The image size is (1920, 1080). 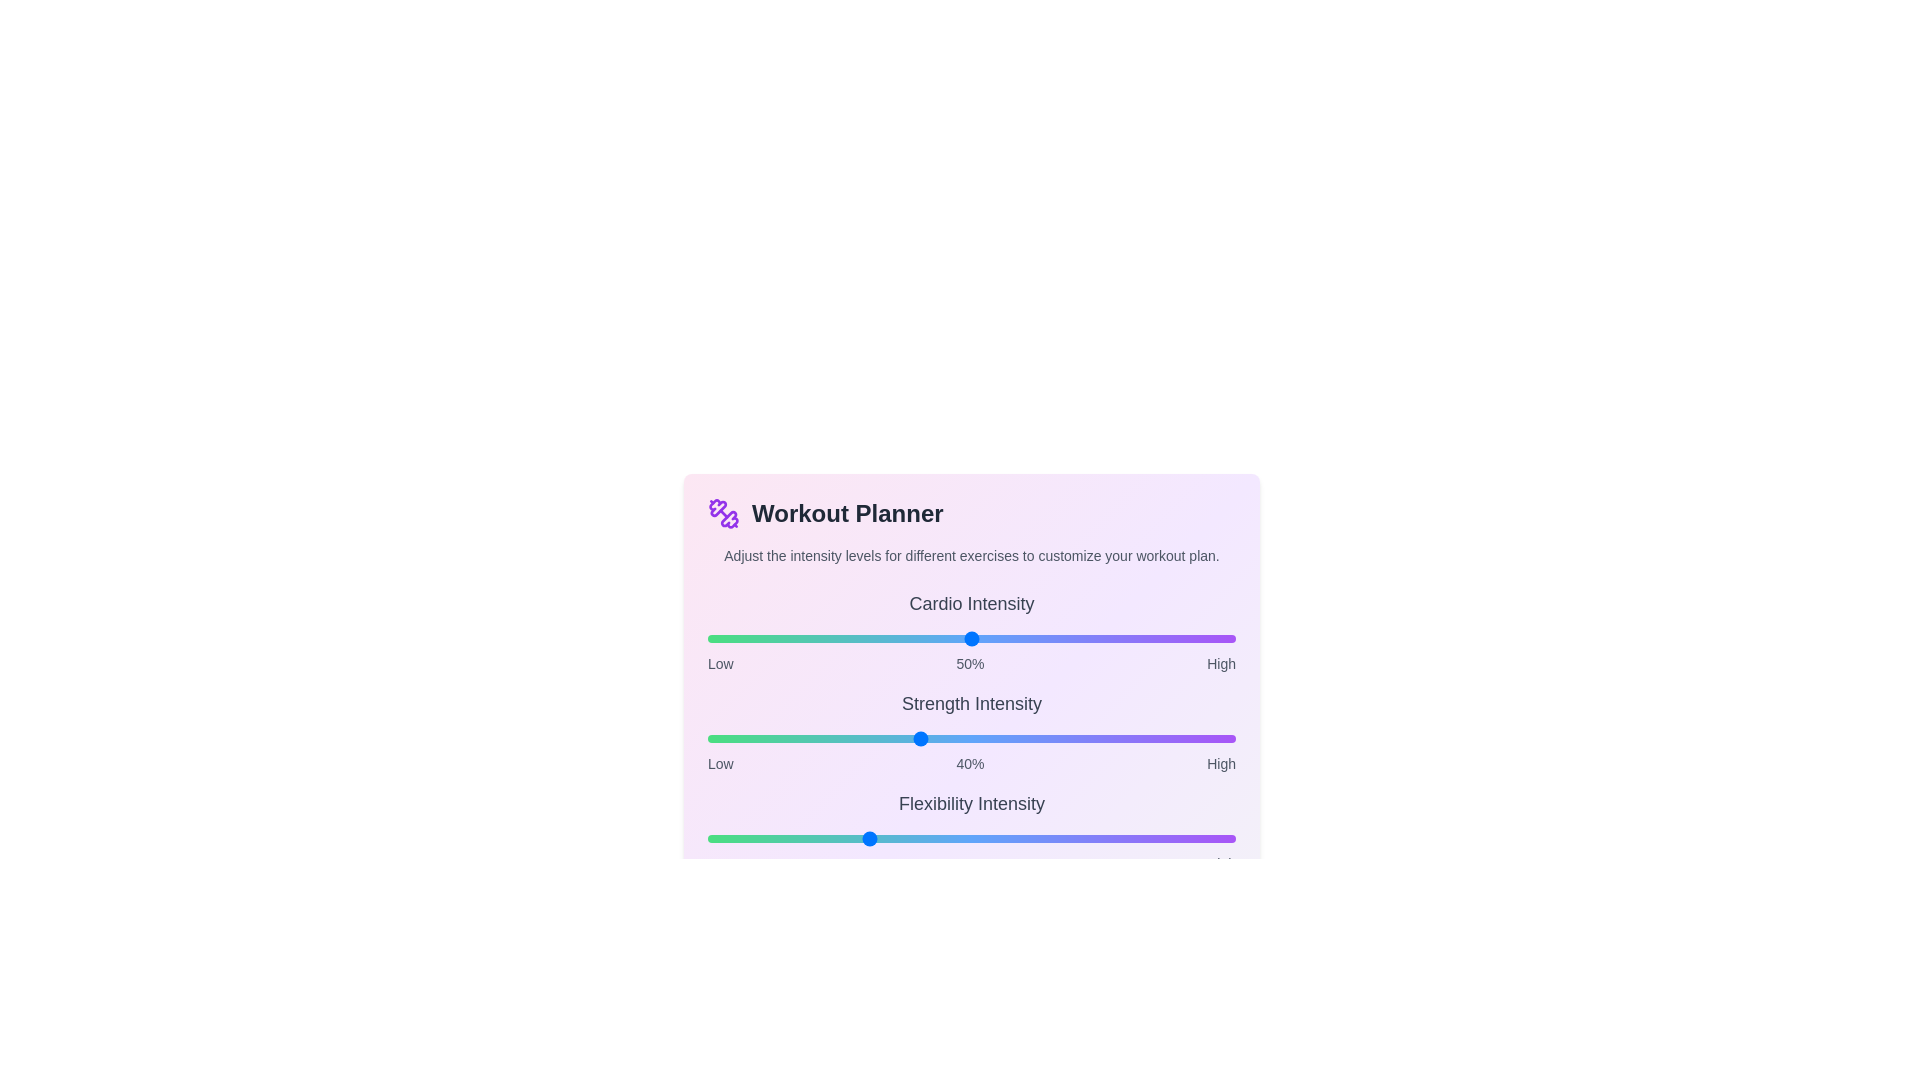 What do you see at coordinates (1130, 839) in the screenshot?
I see `the intensity of the 2 slider to 80%` at bounding box center [1130, 839].